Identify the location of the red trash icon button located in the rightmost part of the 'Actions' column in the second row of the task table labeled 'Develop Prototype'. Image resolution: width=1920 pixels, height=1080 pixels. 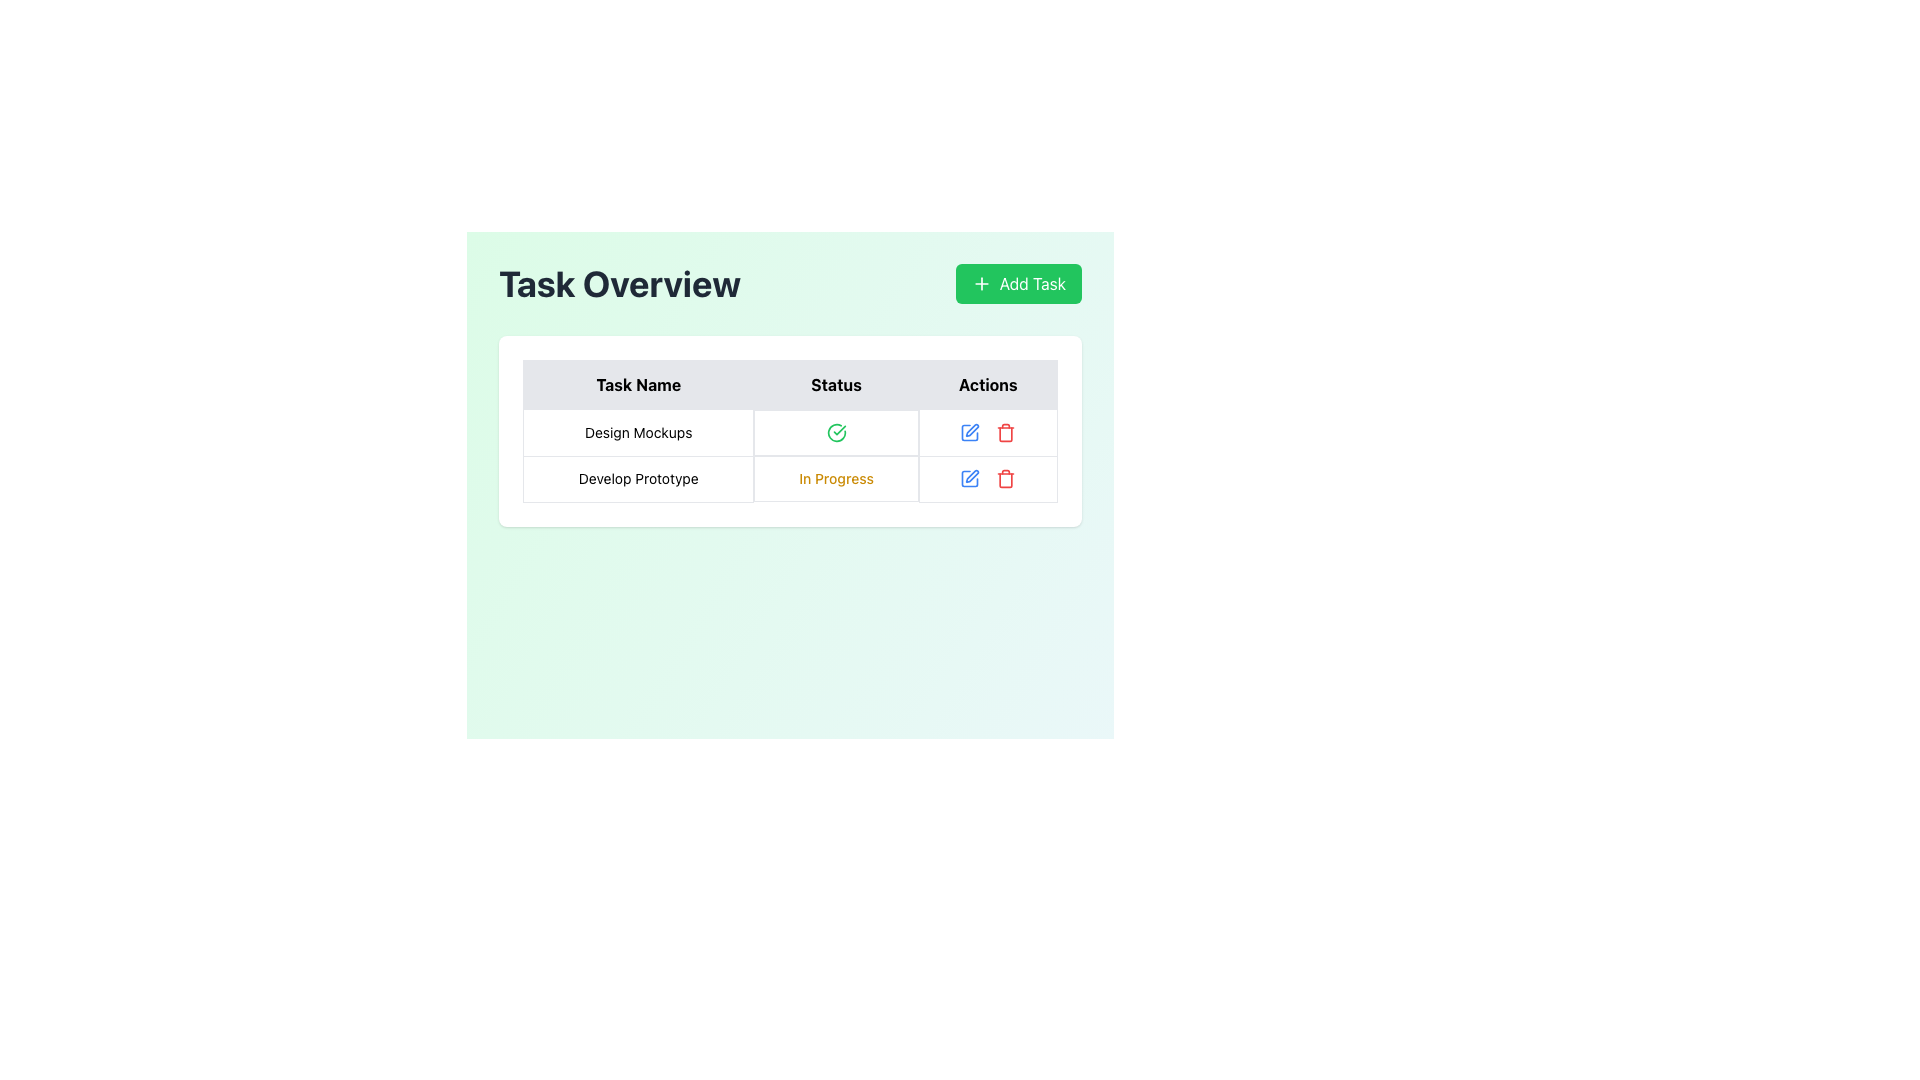
(1006, 431).